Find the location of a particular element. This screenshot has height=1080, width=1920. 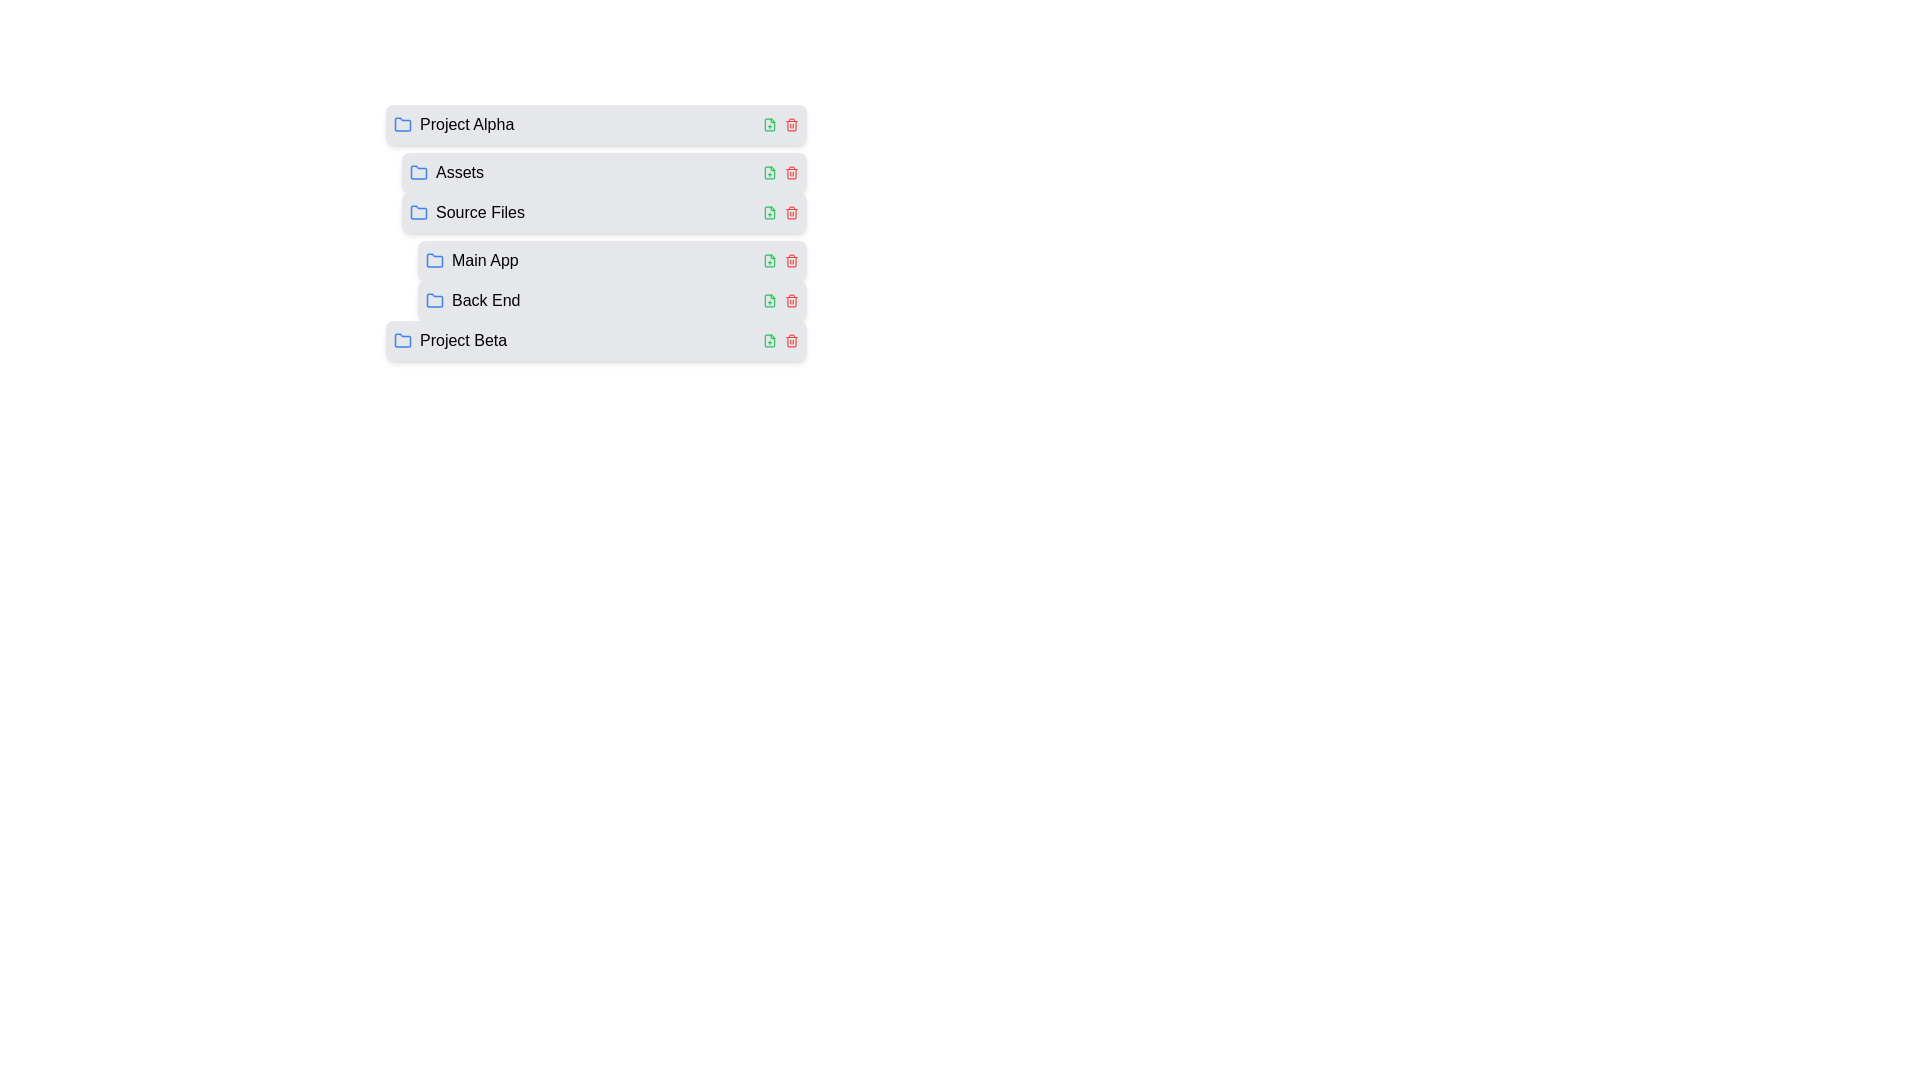

the 'Assets' text label, which identifies the section in the hierarchical interface located below 'Project Alpha' and above 'Source Files', to the right of the blue folder icon is located at coordinates (459, 172).